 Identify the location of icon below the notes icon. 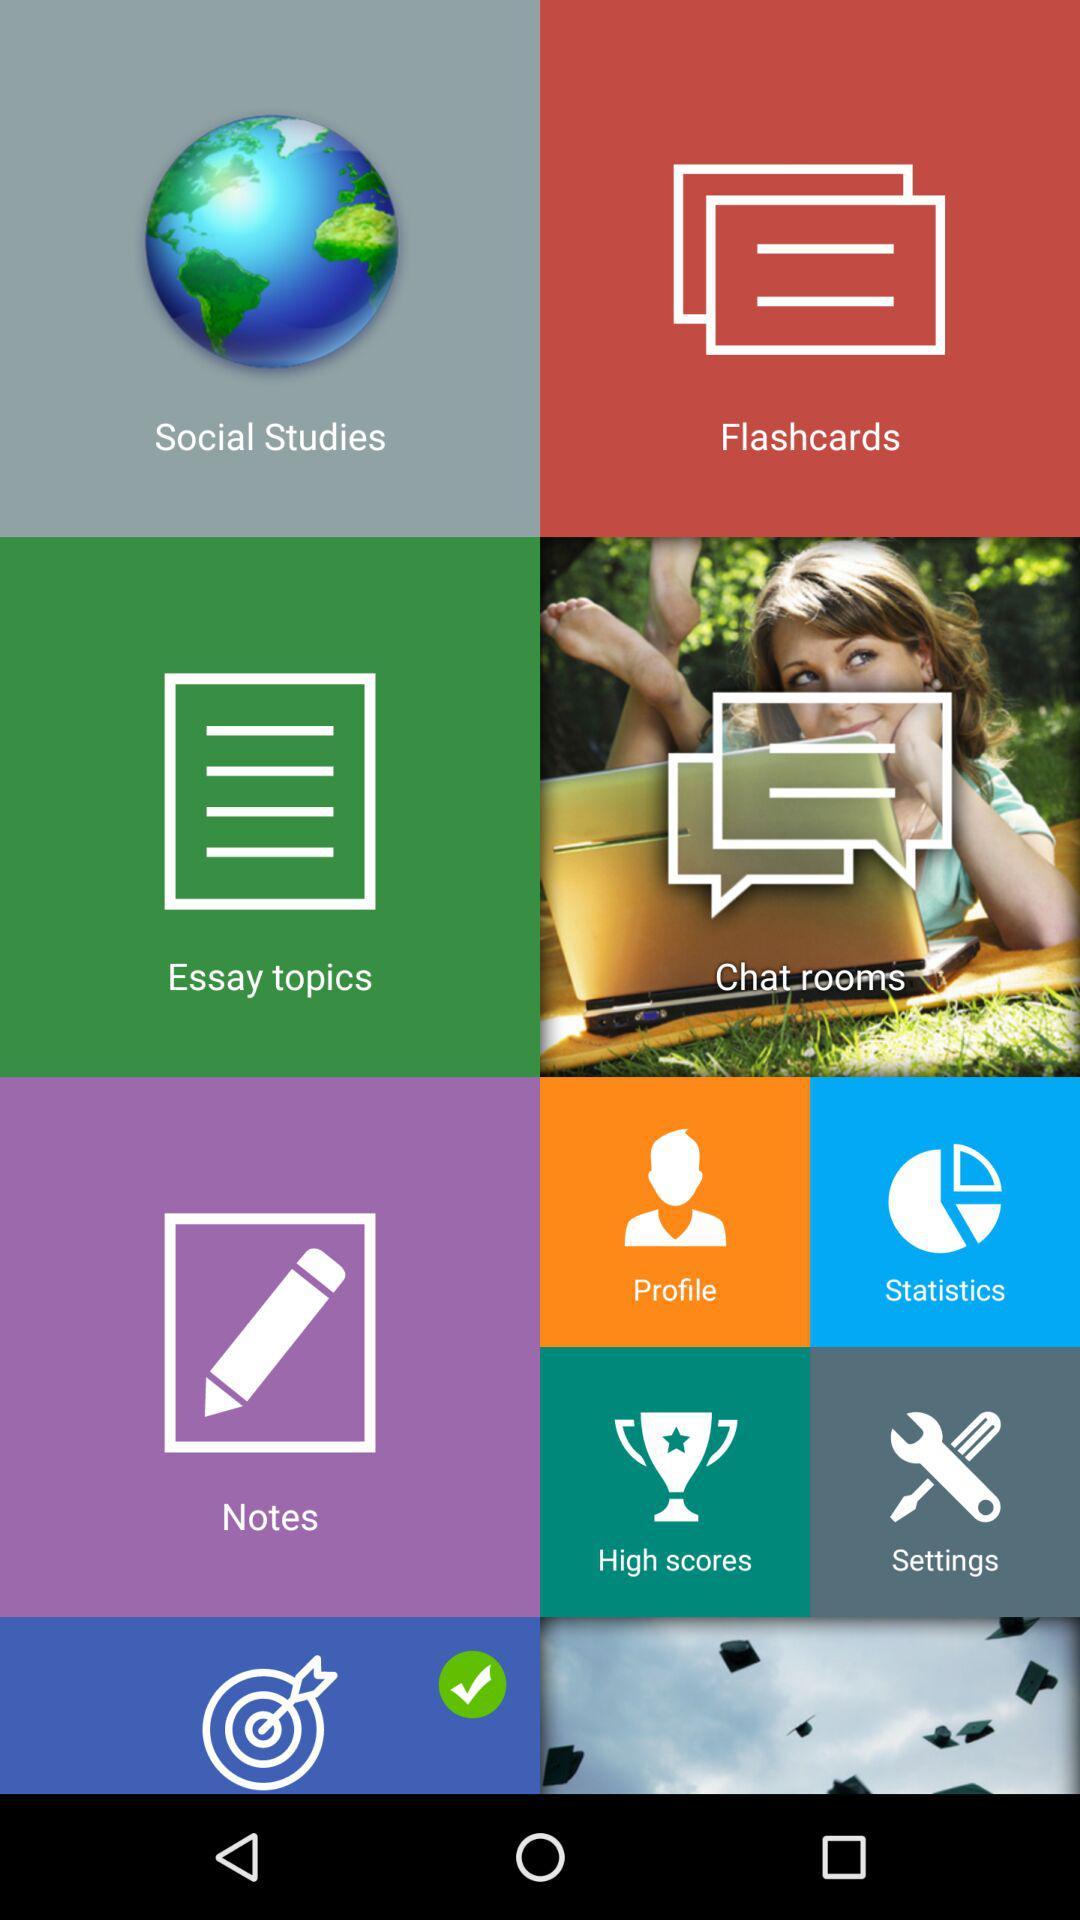
(270, 1704).